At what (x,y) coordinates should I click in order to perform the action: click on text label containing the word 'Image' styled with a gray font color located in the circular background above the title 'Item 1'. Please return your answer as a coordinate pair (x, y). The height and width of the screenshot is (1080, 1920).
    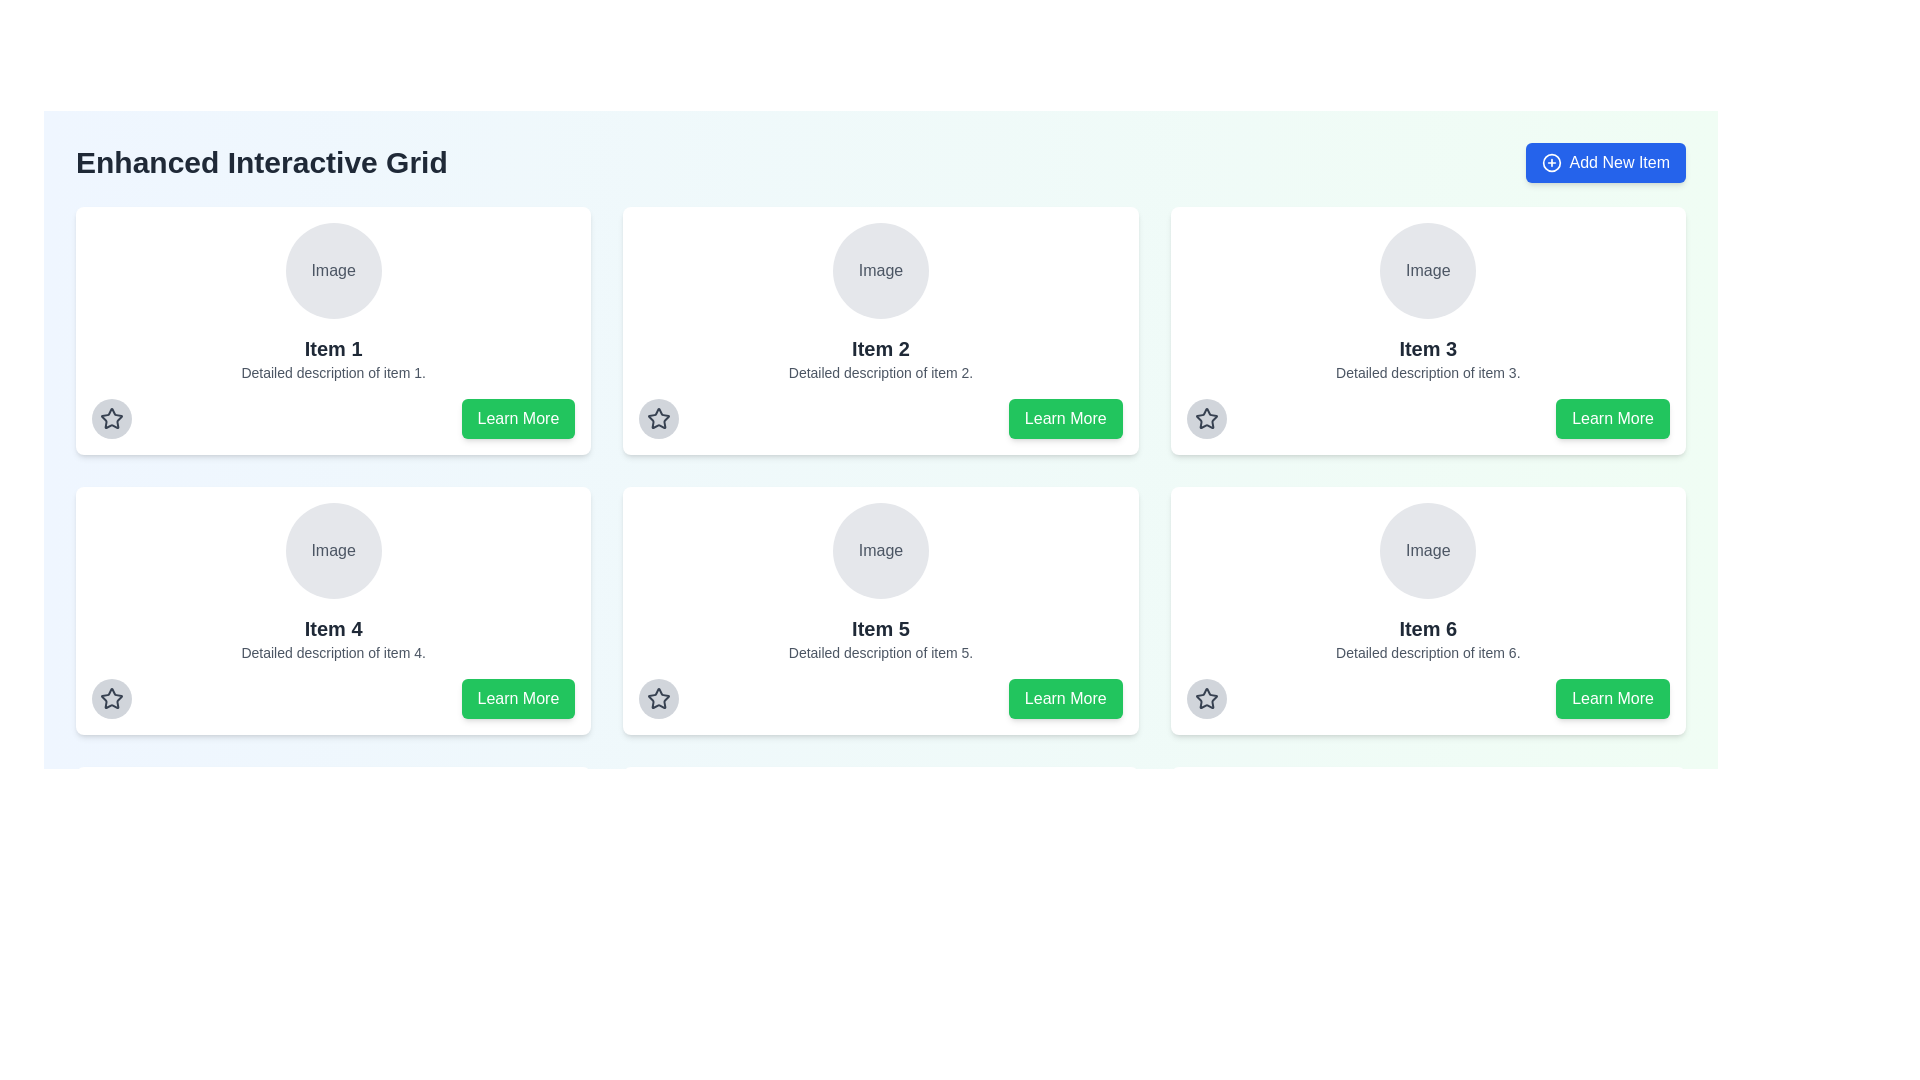
    Looking at the image, I should click on (333, 270).